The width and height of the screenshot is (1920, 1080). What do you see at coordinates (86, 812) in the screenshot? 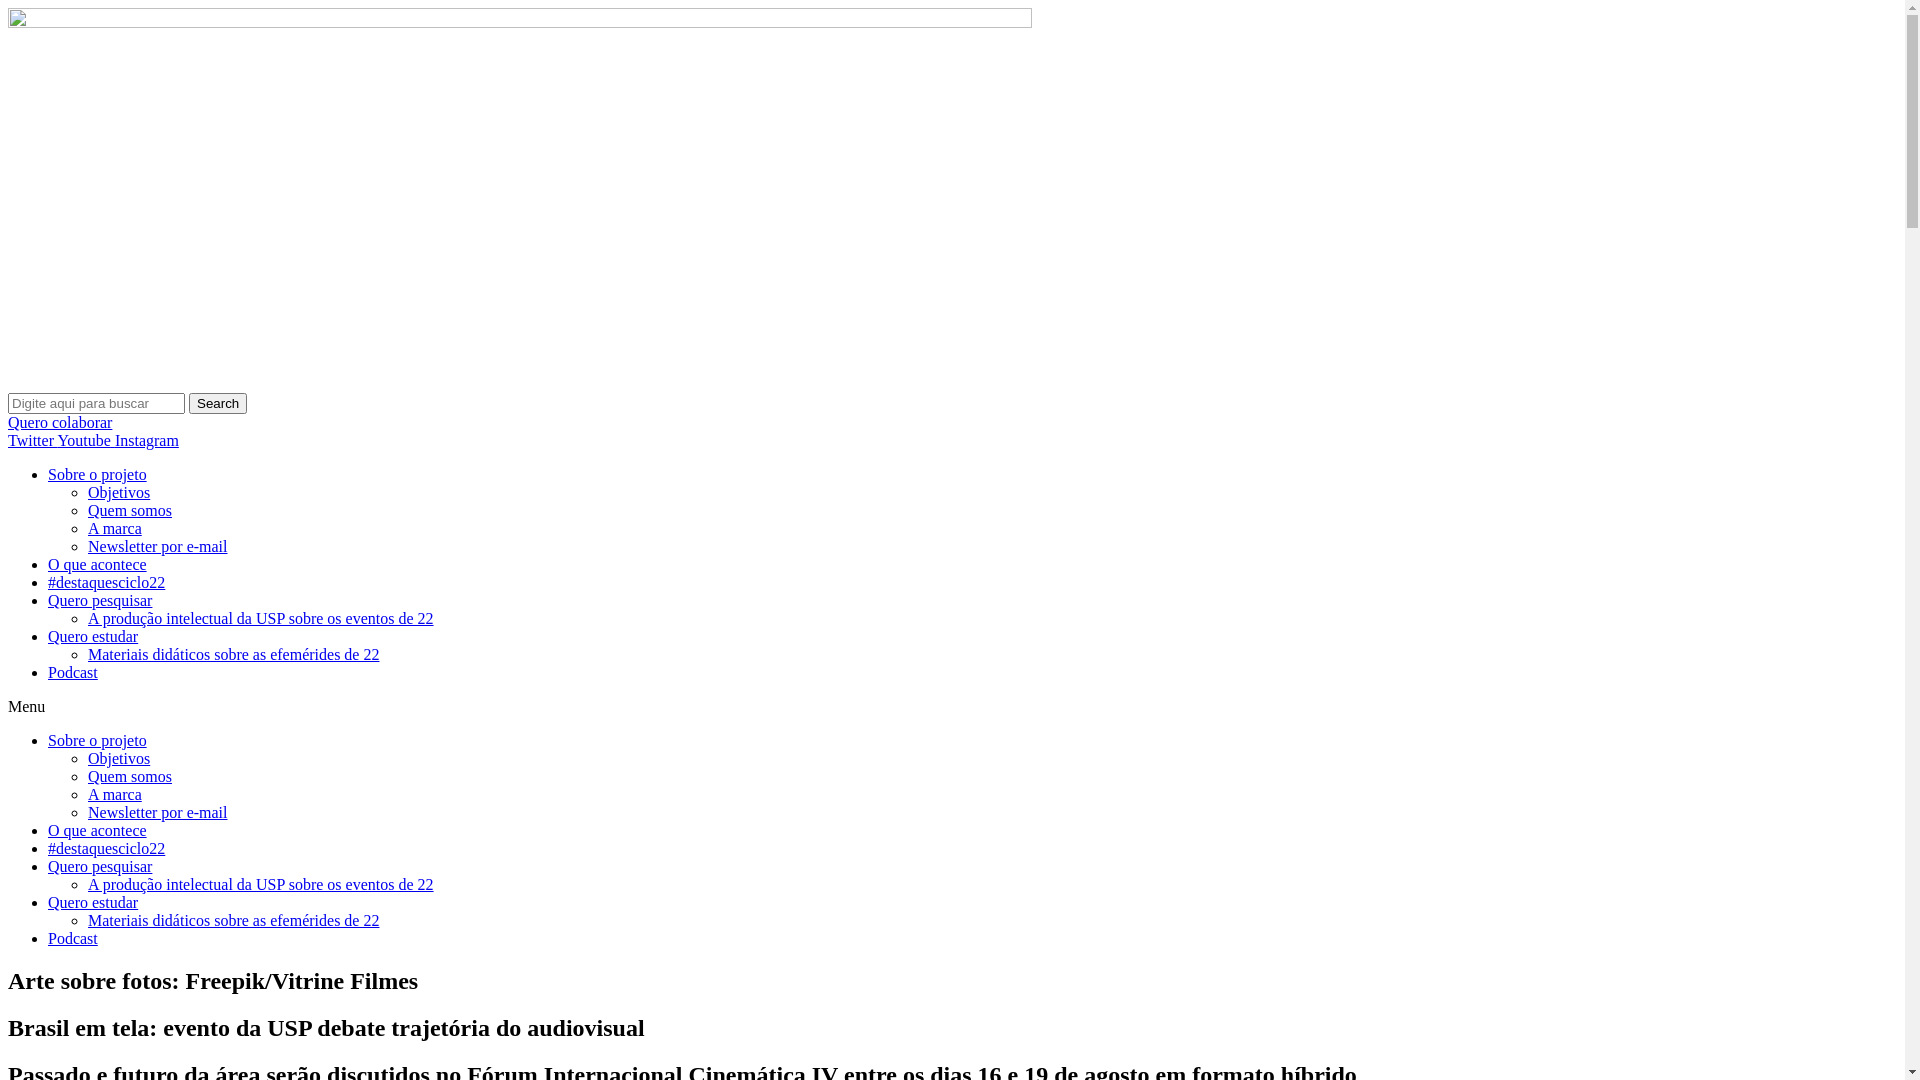
I see `'Newsletter por e-mail'` at bounding box center [86, 812].